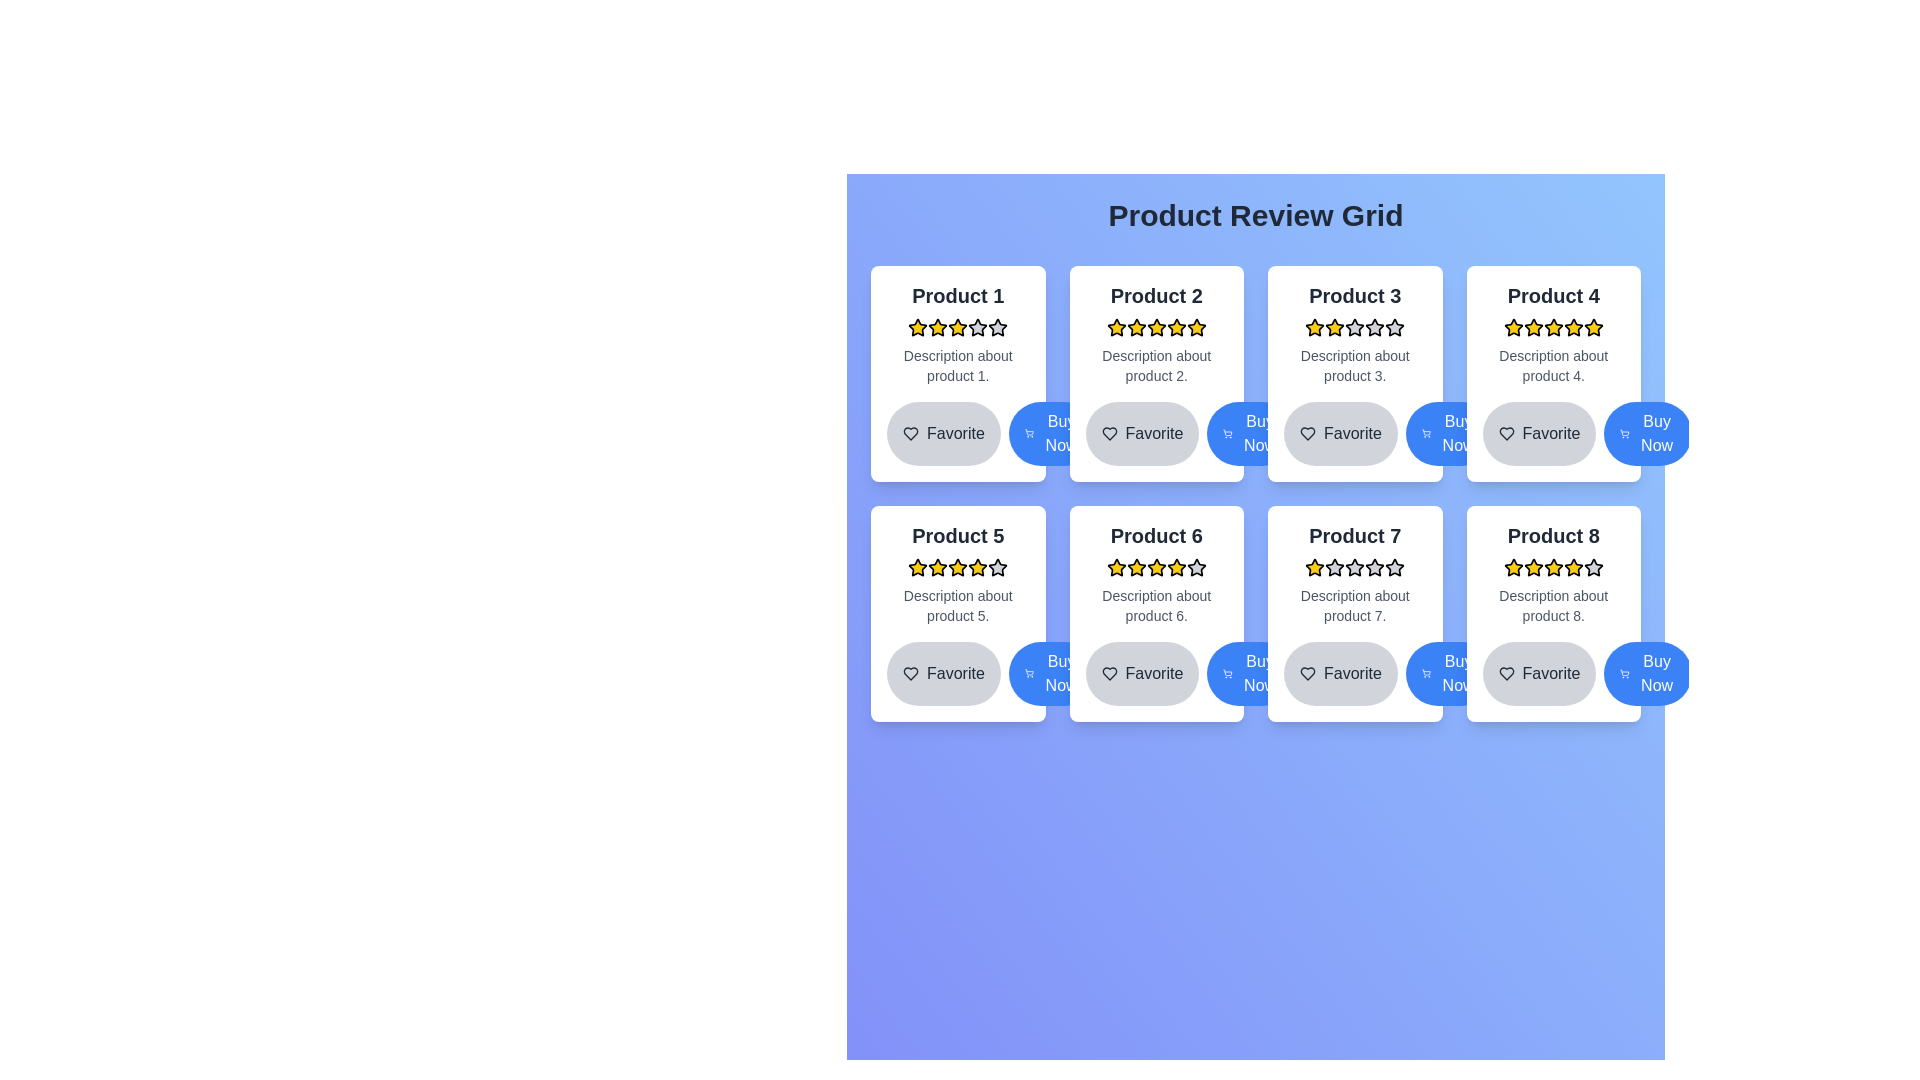  Describe the element at coordinates (957, 374) in the screenshot. I see `the first product card in the grid layout to trigger additional visual effects` at that location.